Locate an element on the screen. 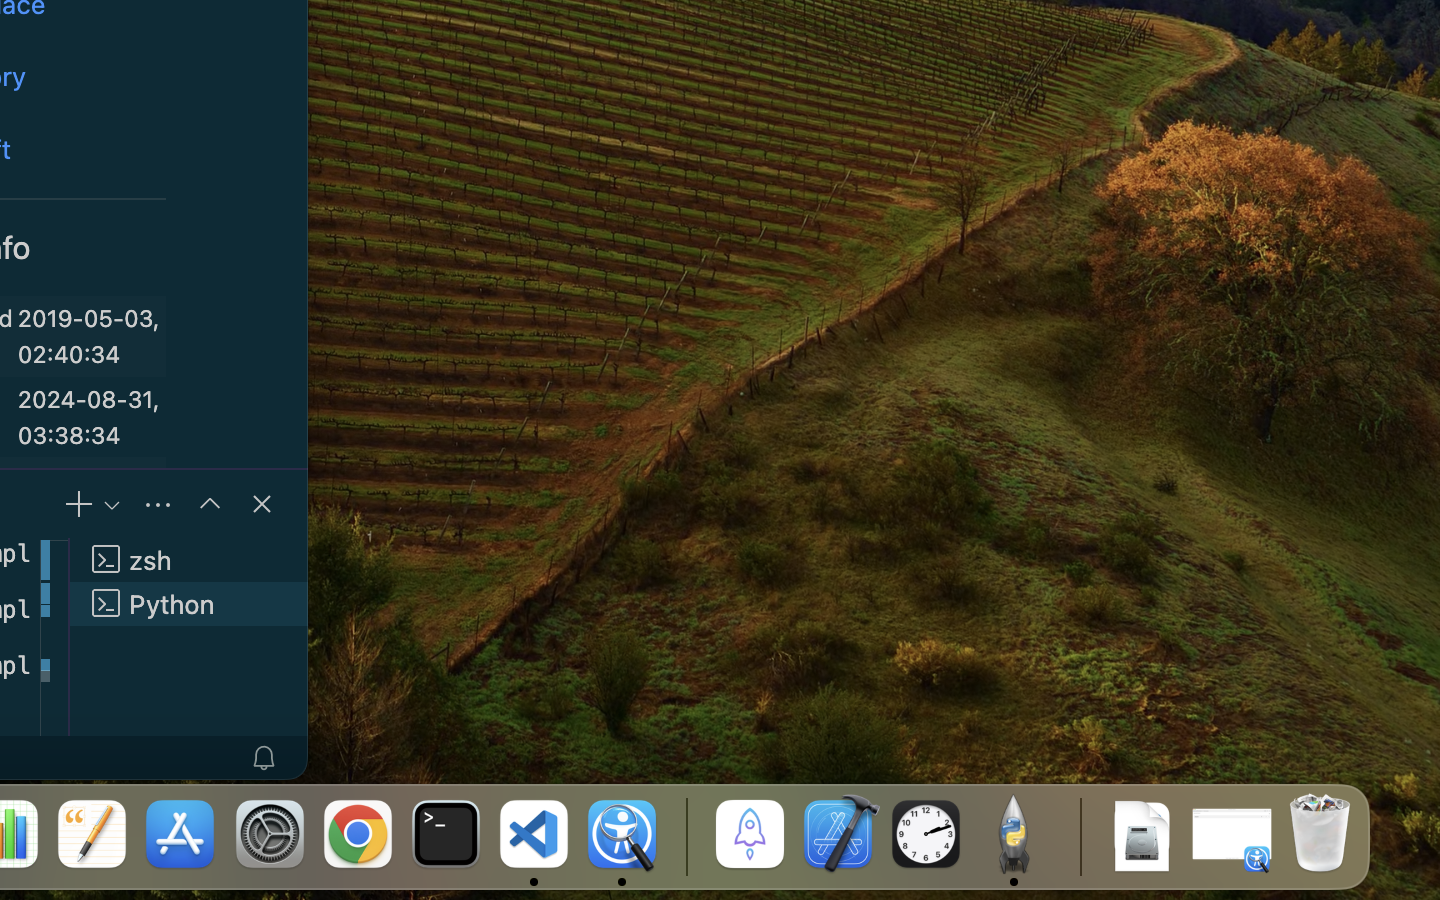 This screenshot has width=1440, height=900. '' is located at coordinates (209, 503).